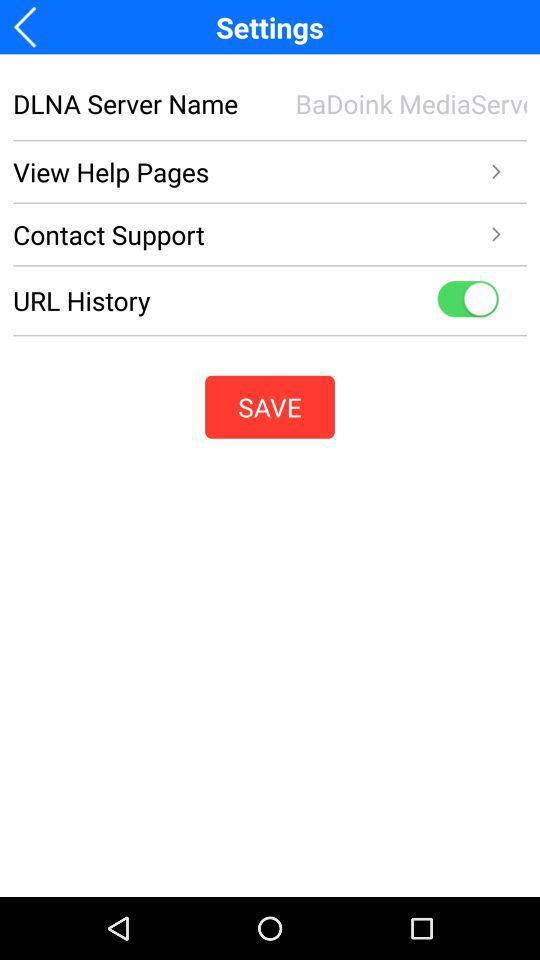  What do you see at coordinates (467, 299) in the screenshot?
I see `url history` at bounding box center [467, 299].